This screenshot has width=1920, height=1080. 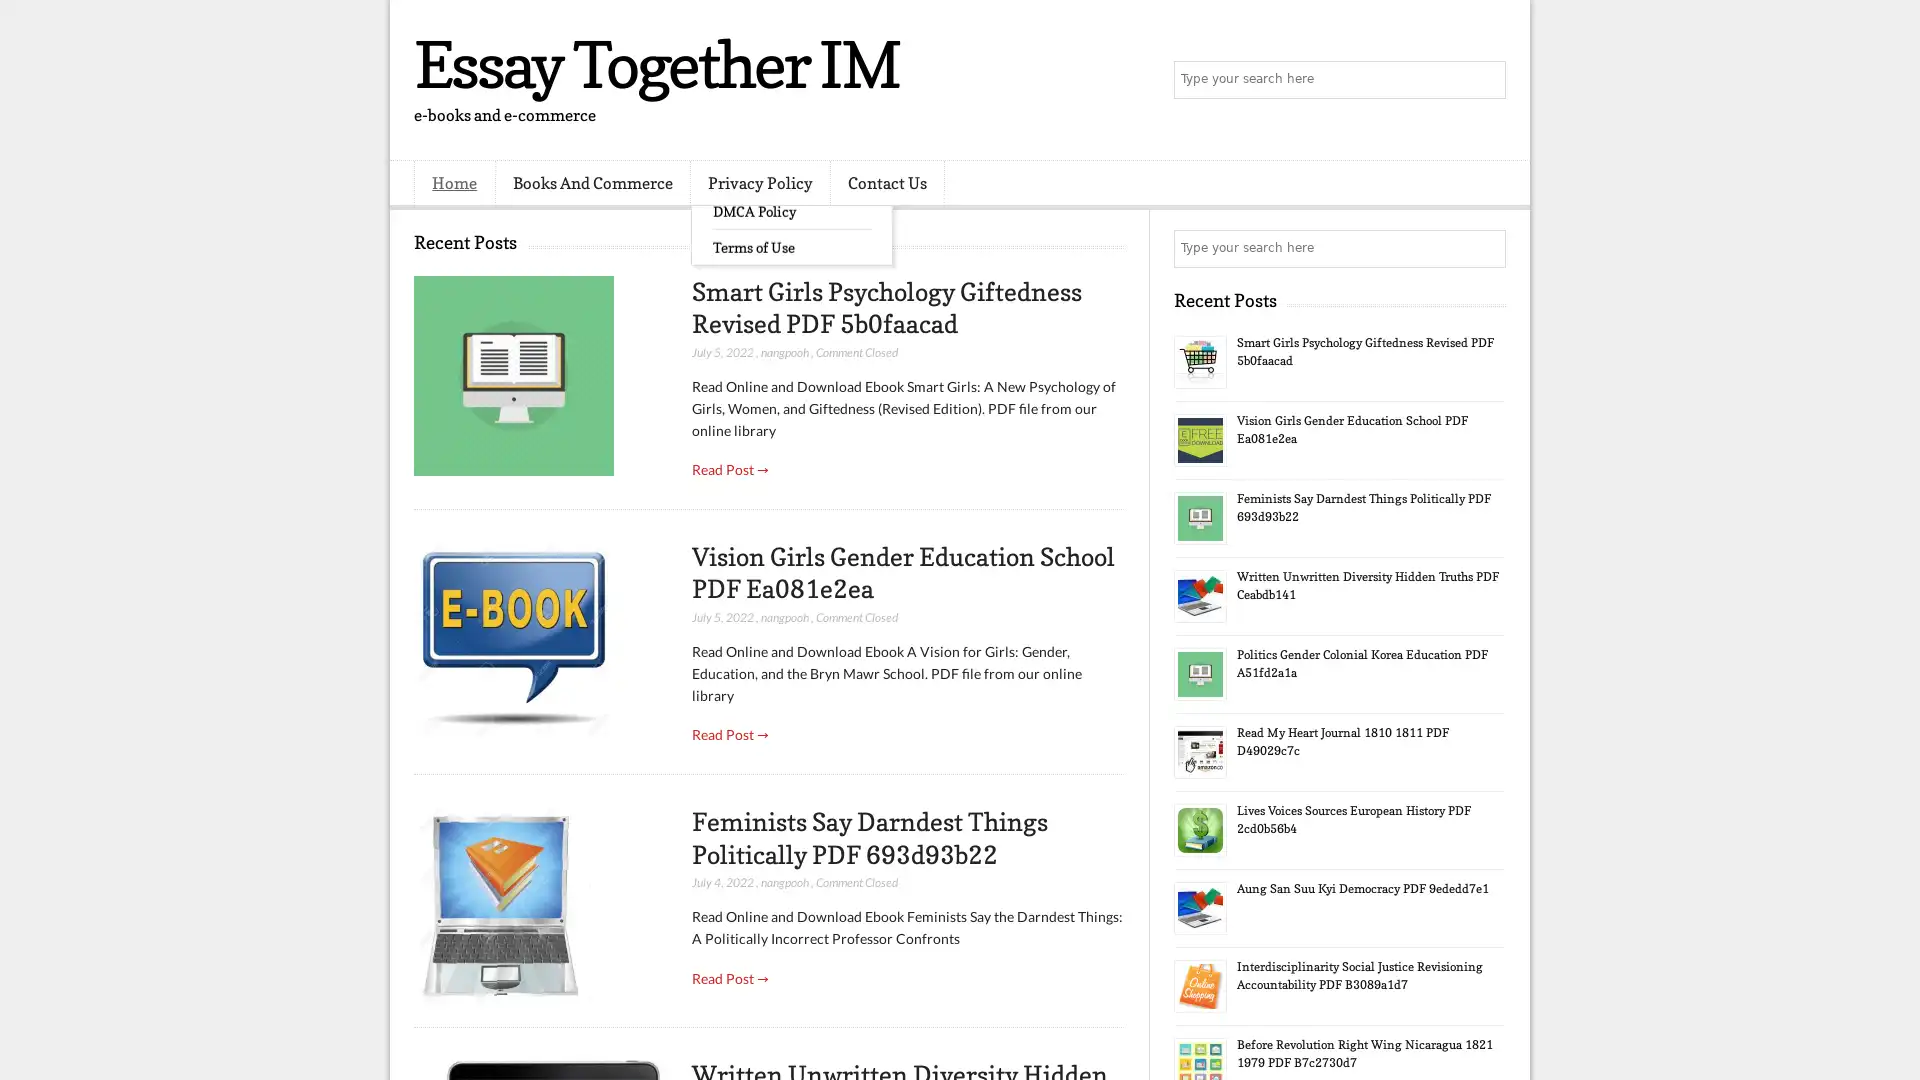 What do you see at coordinates (1485, 80) in the screenshot?
I see `Search` at bounding box center [1485, 80].